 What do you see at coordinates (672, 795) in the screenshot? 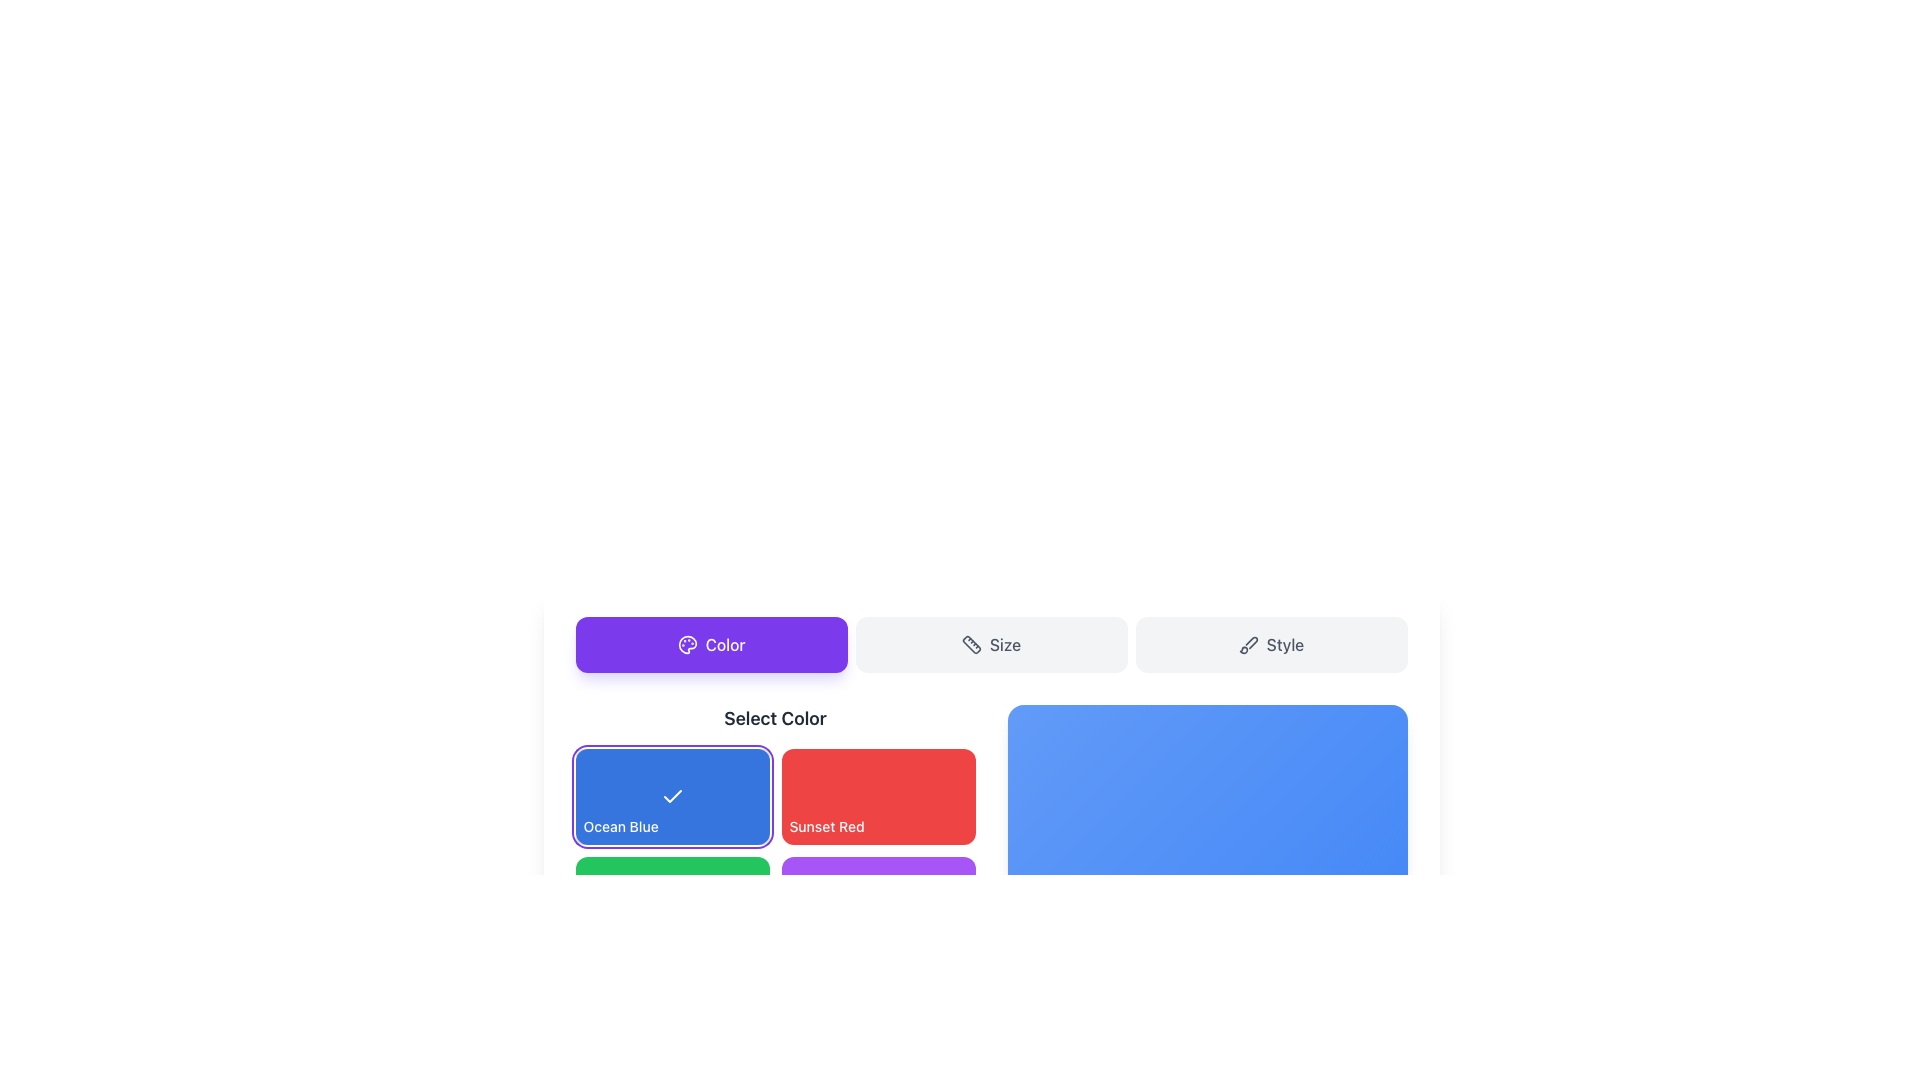
I see `the small checkmark-shaped vector graphic with a white stroke located inside the blue rectangle labeled 'Ocean Blue', which is part of the color selection grid` at bounding box center [672, 795].